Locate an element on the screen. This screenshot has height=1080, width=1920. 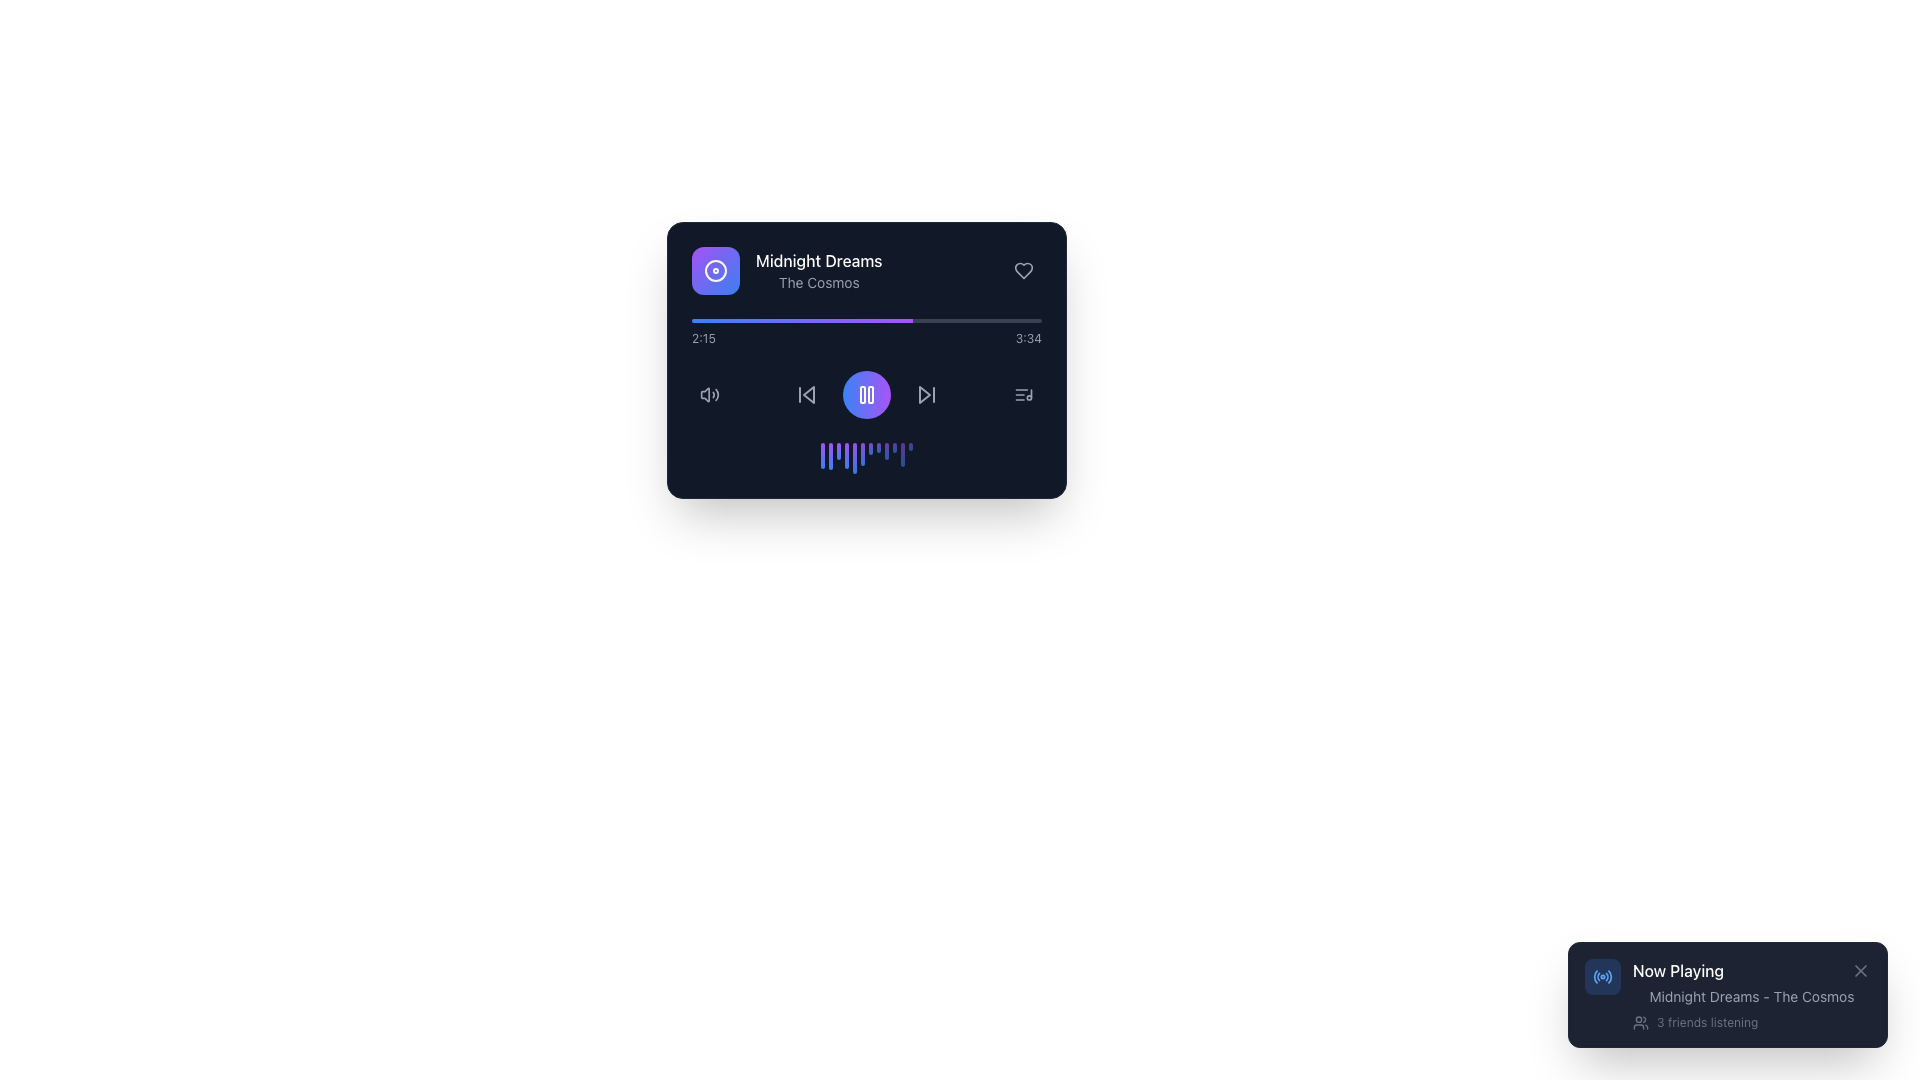
progress is located at coordinates (729, 319).